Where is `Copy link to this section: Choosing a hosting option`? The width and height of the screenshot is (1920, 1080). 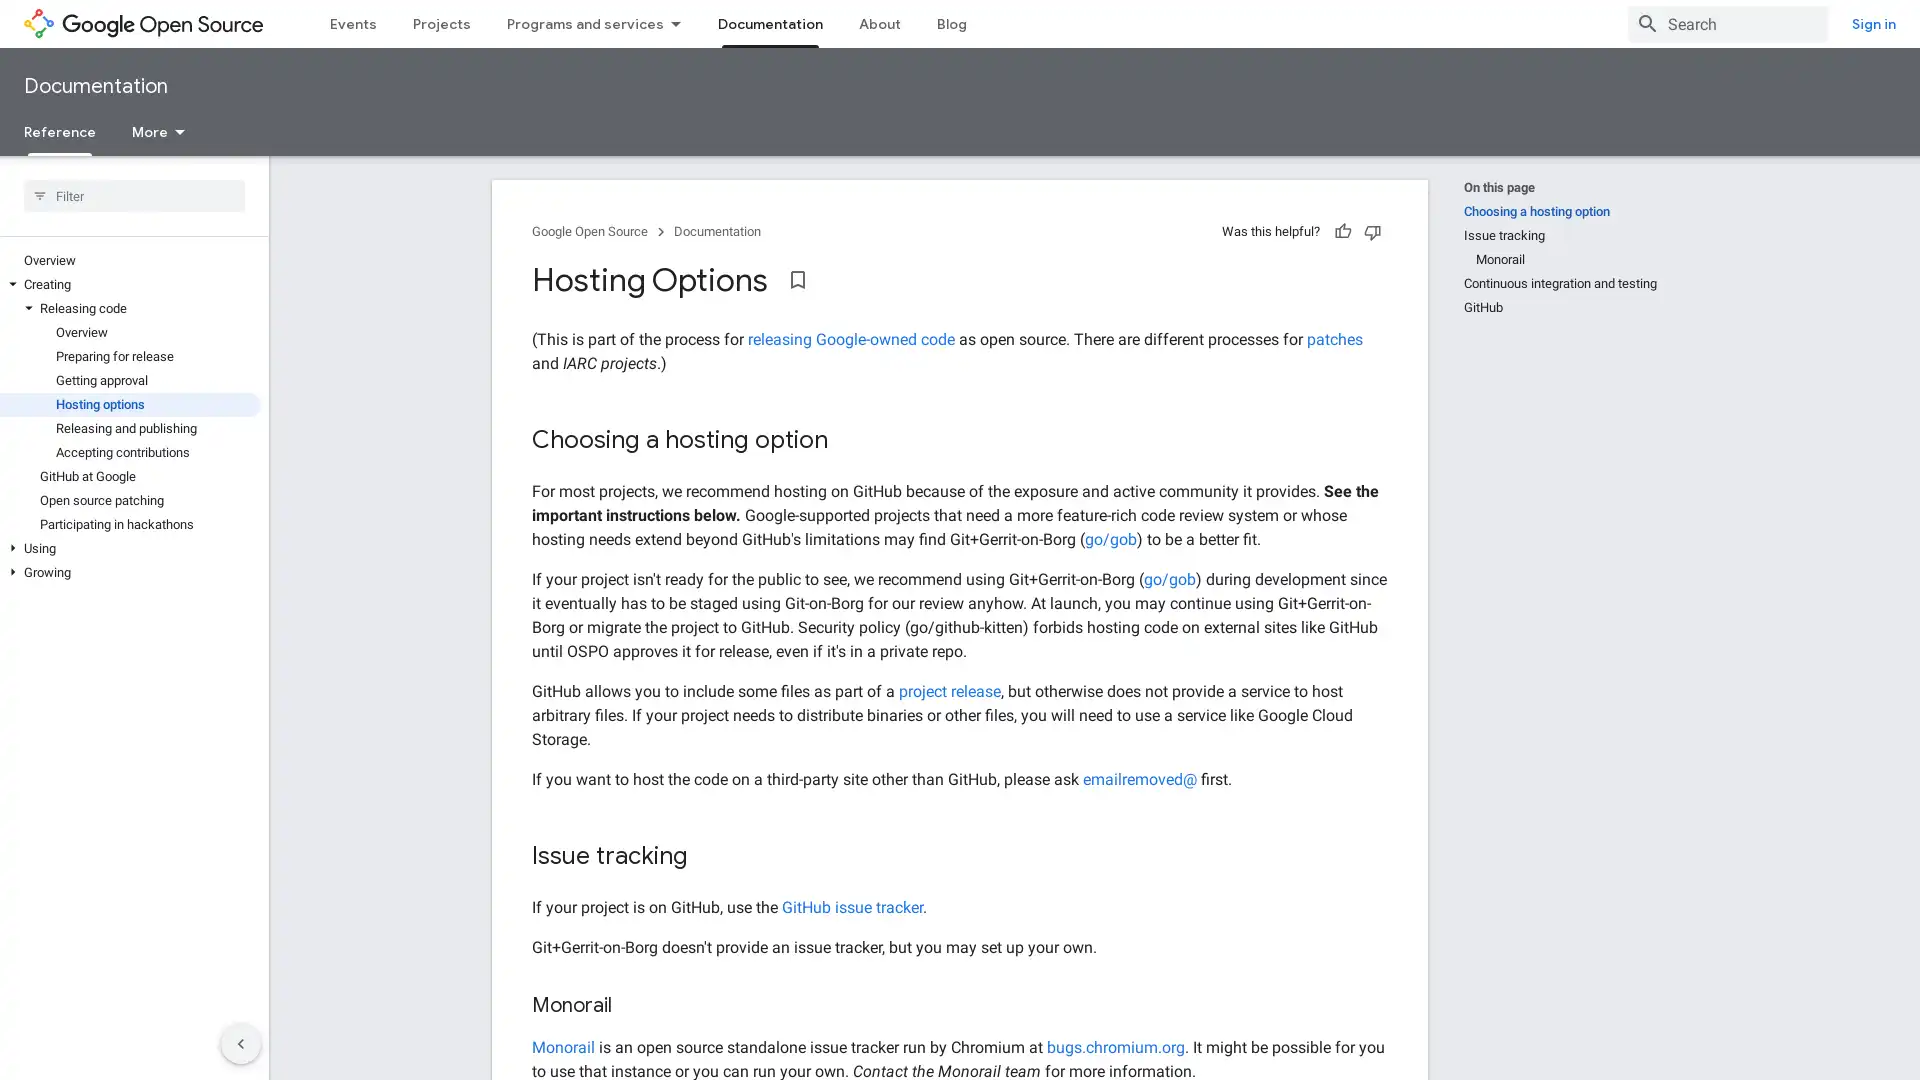
Copy link to this section: Choosing a hosting option is located at coordinates (848, 439).